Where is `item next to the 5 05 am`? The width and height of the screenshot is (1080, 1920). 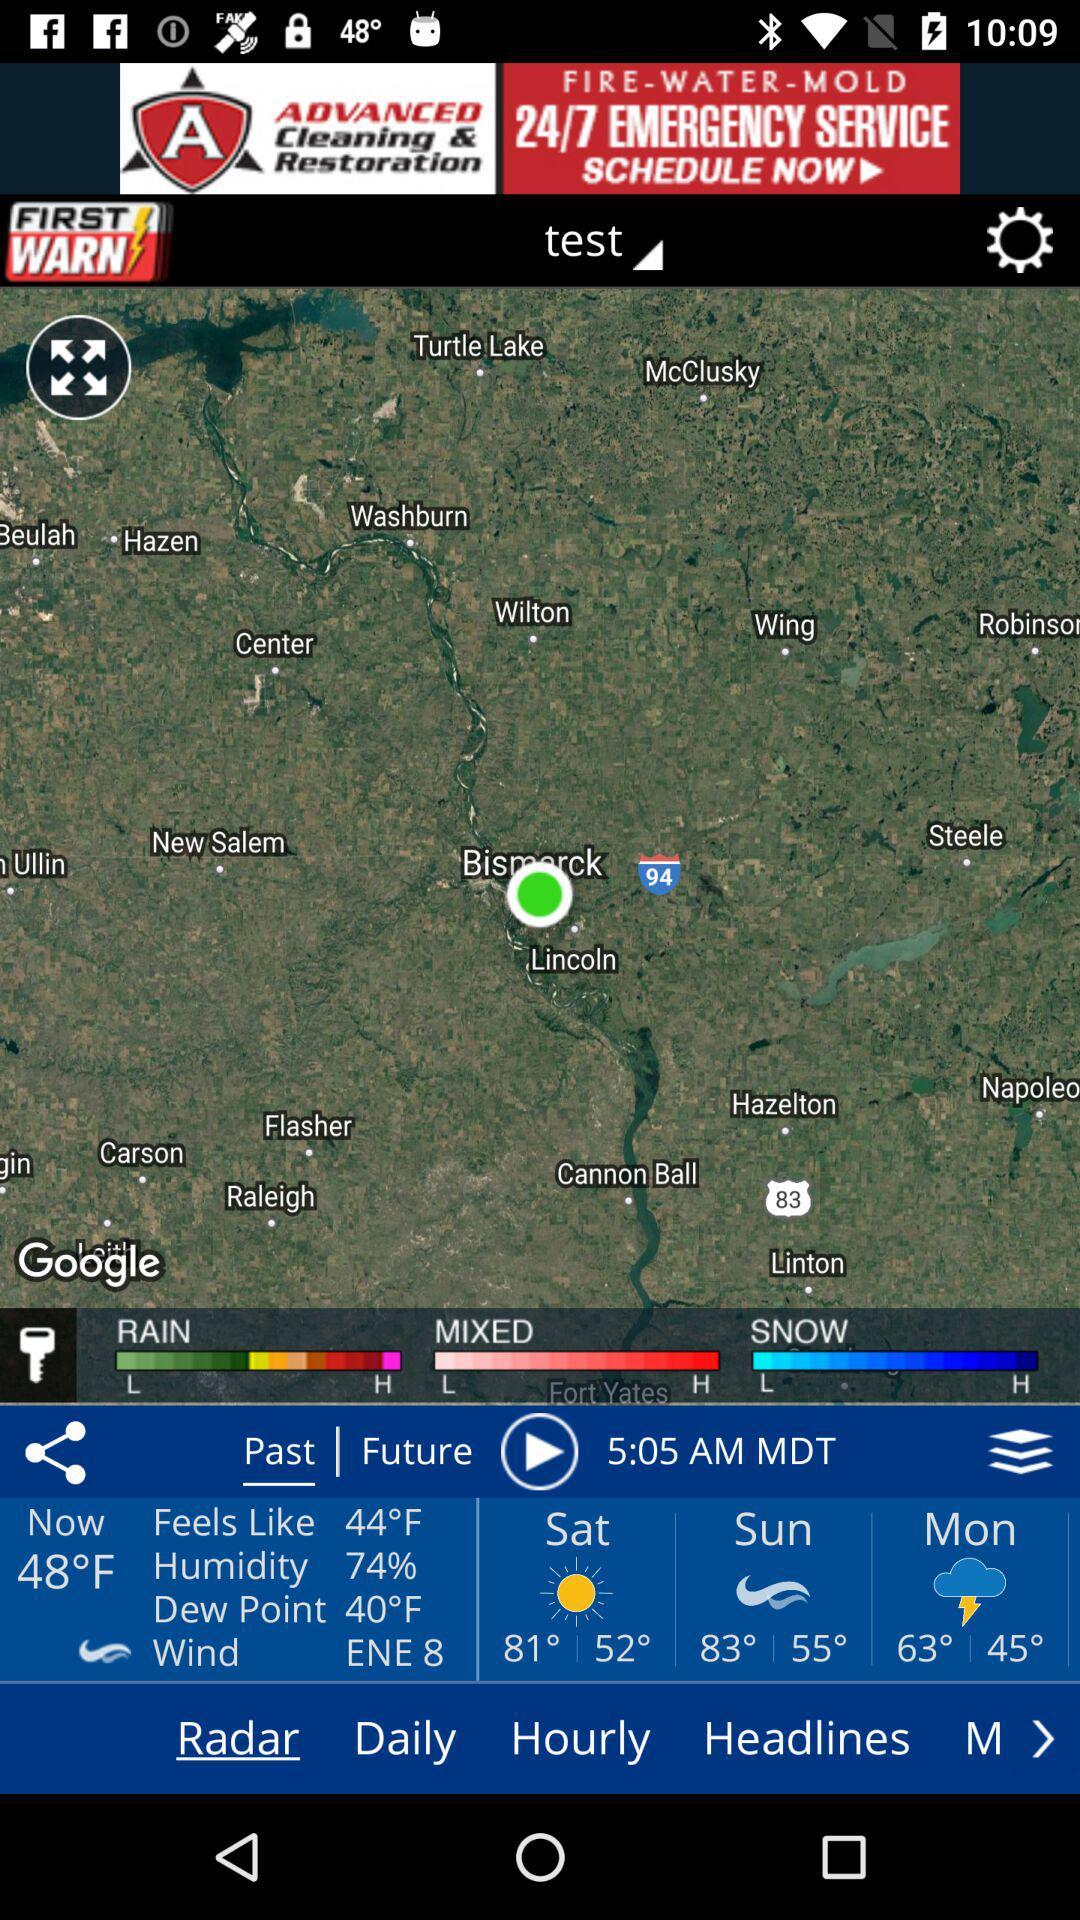
item next to the 5 05 am is located at coordinates (1020, 1451).